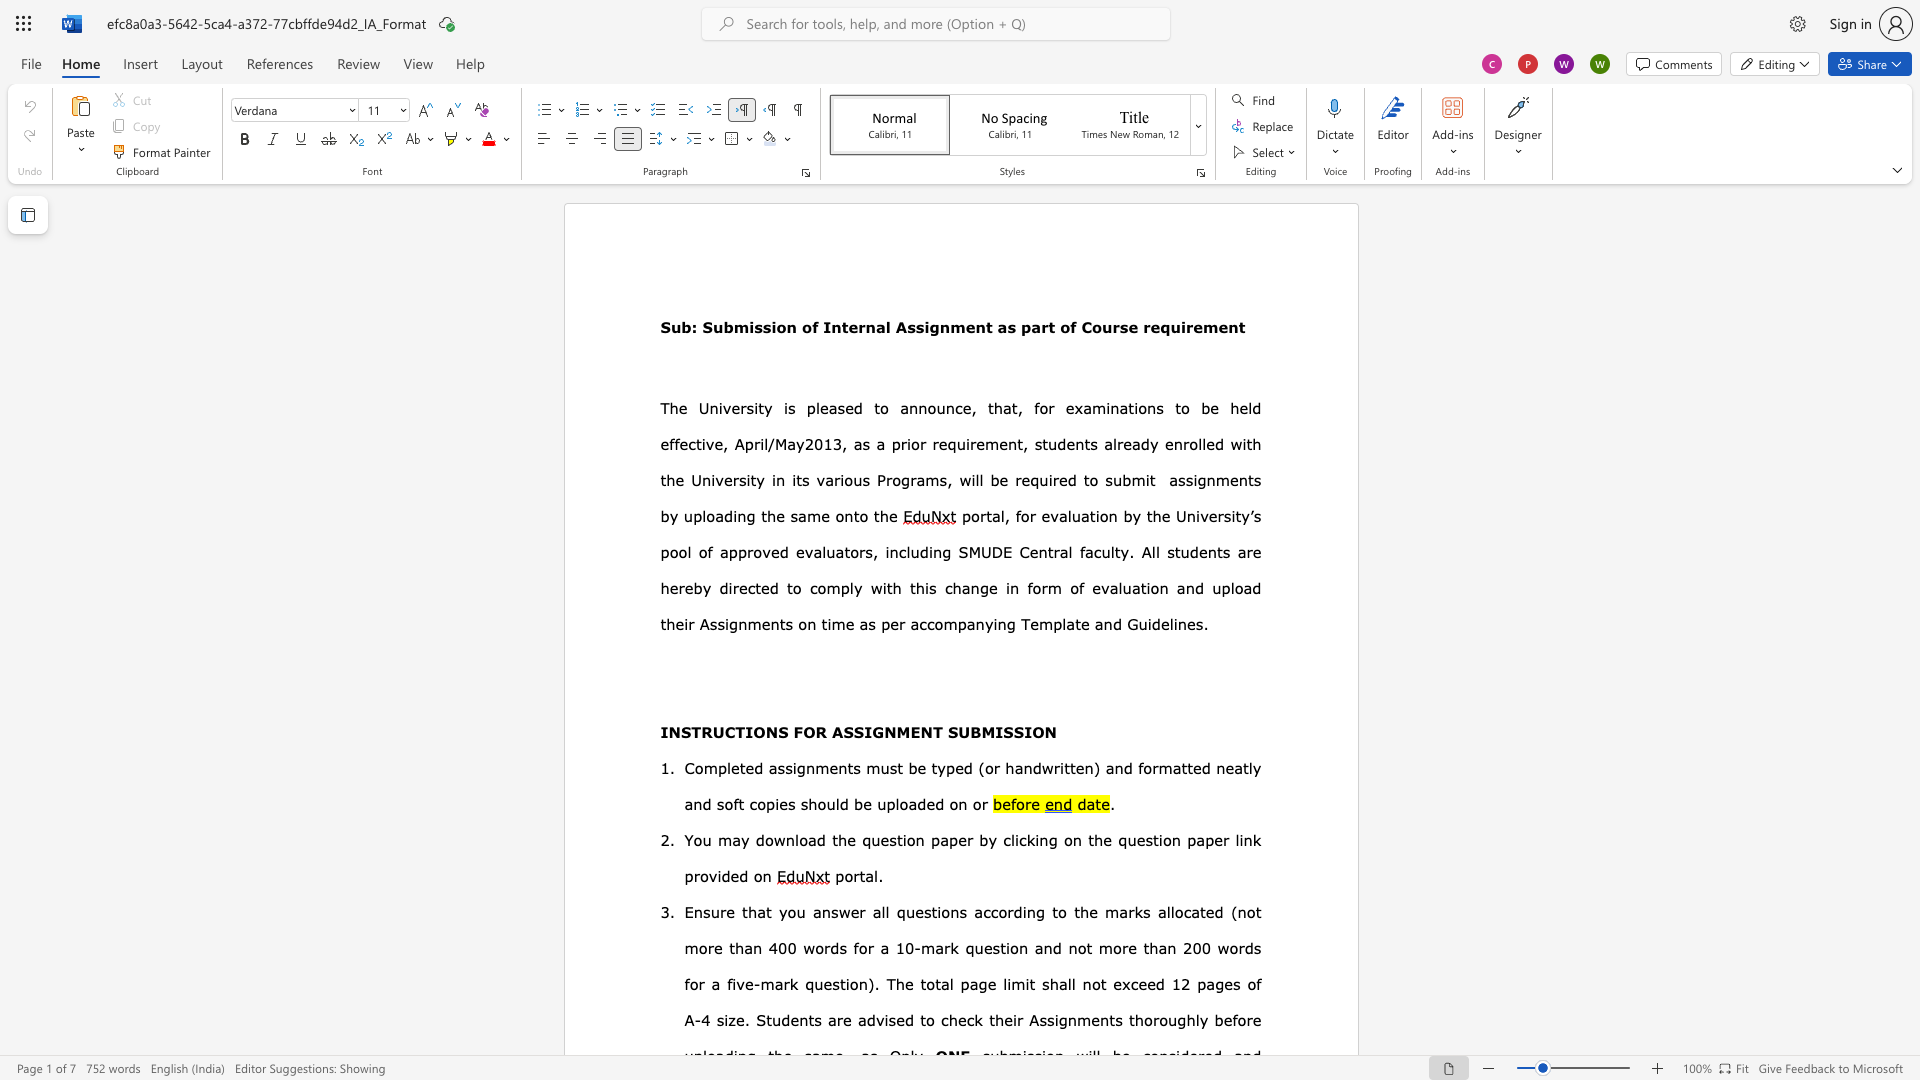  Describe the element at coordinates (723, 586) in the screenshot. I see `the 4th character "d" in the text` at that location.